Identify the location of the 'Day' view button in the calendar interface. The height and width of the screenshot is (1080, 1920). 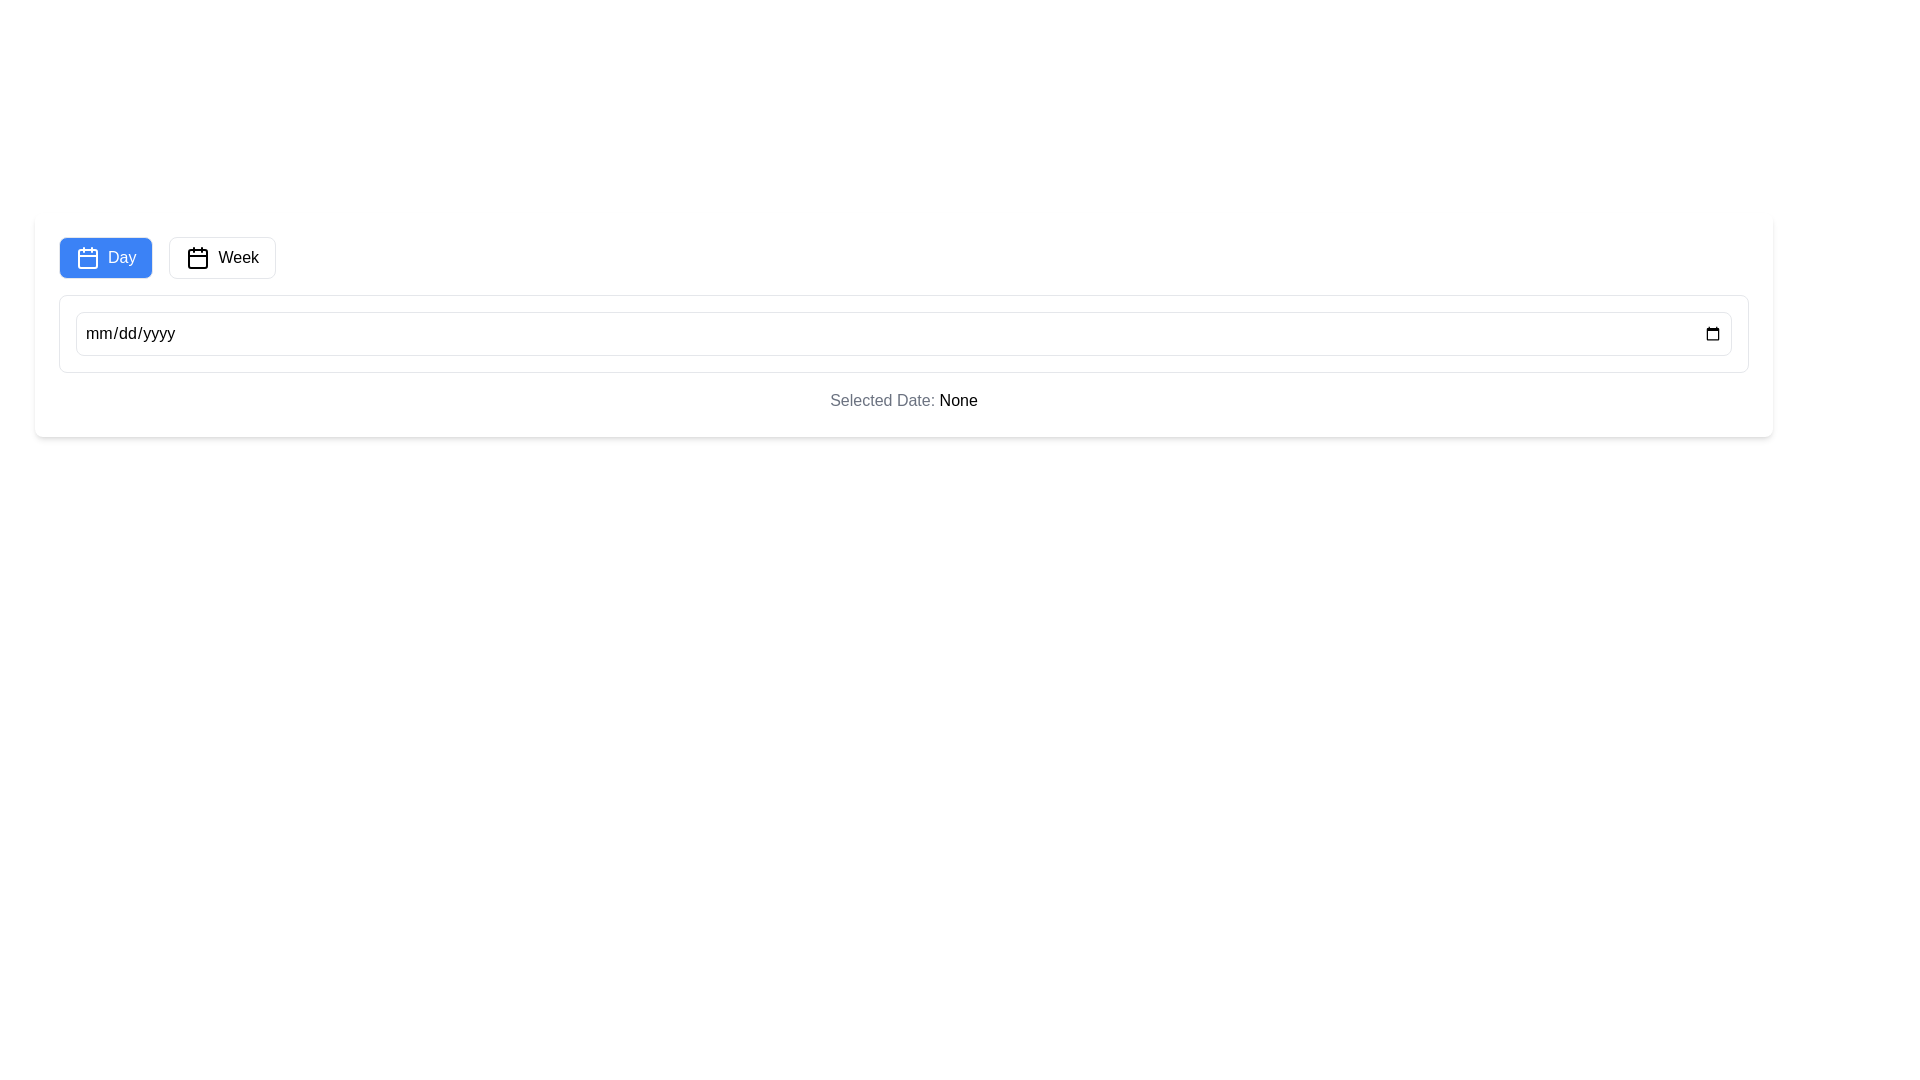
(105, 257).